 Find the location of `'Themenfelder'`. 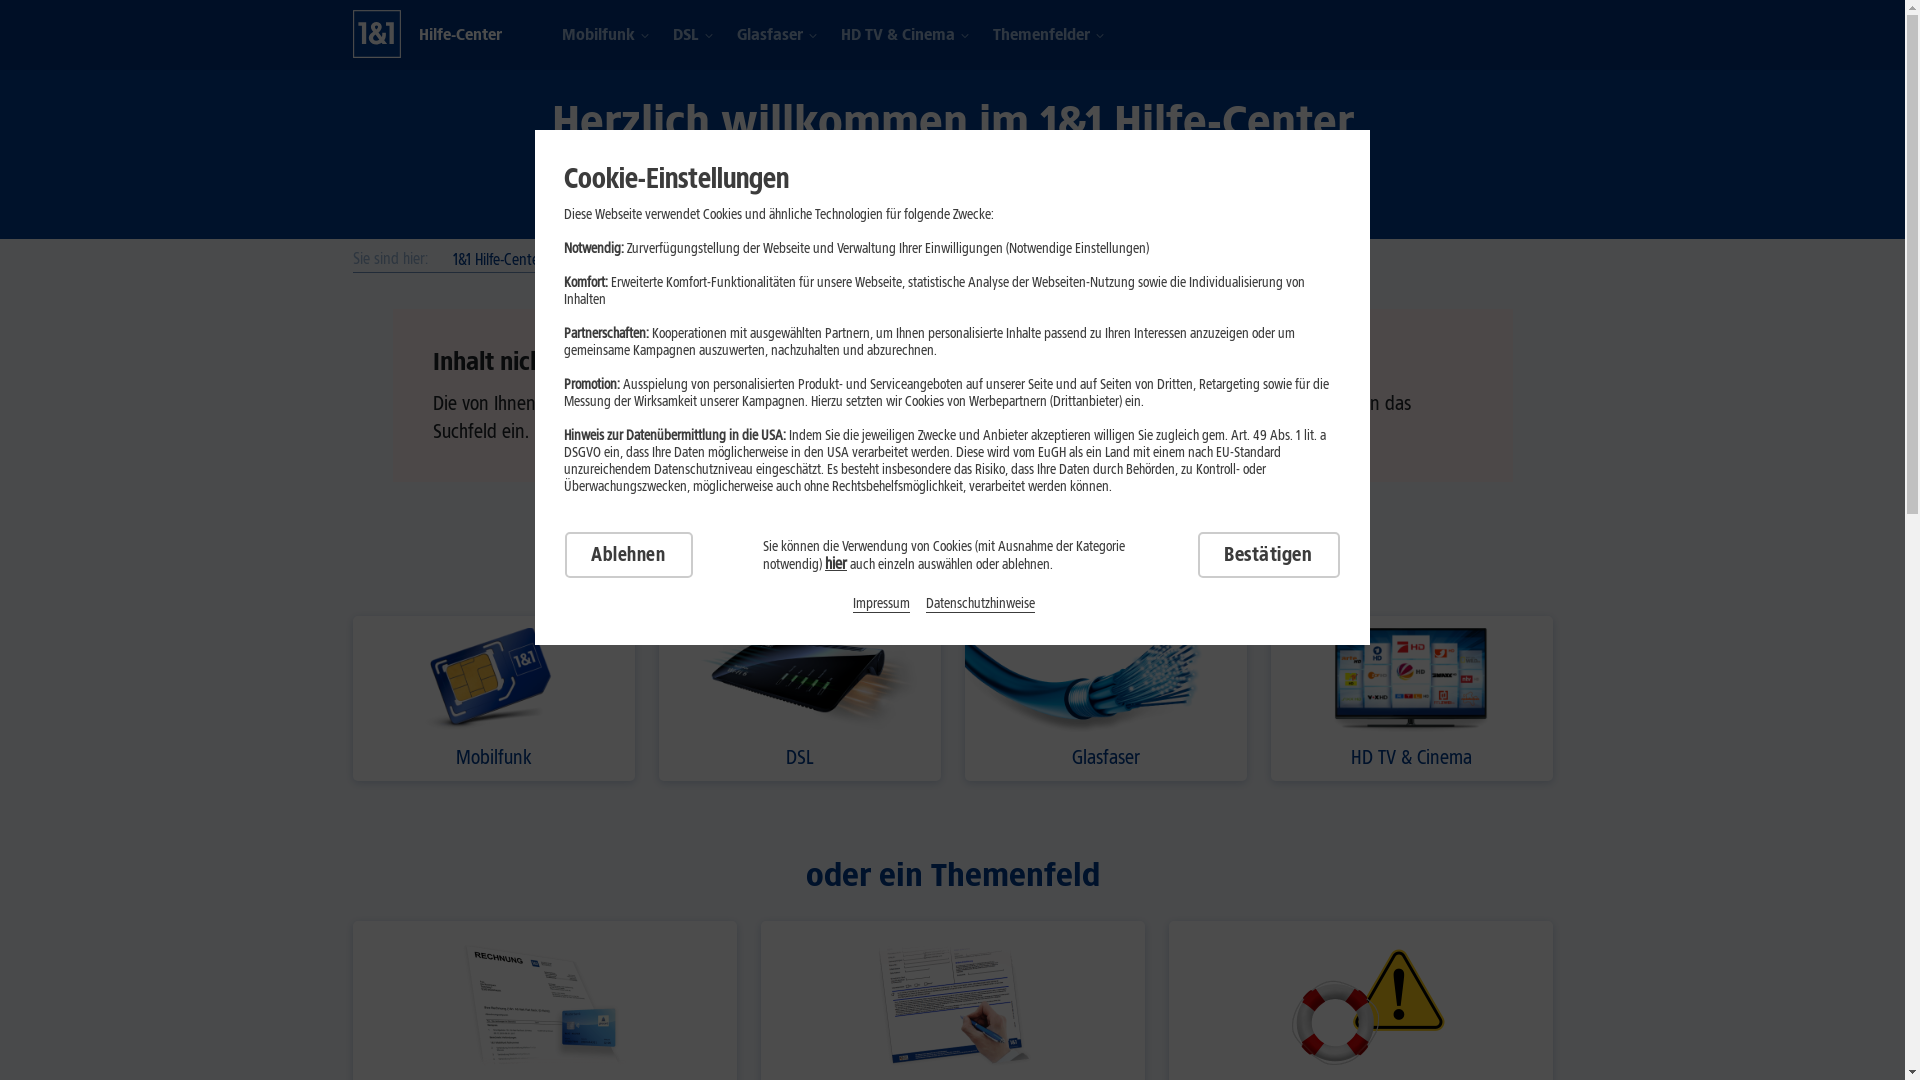

'Themenfelder' is located at coordinates (1040, 35).